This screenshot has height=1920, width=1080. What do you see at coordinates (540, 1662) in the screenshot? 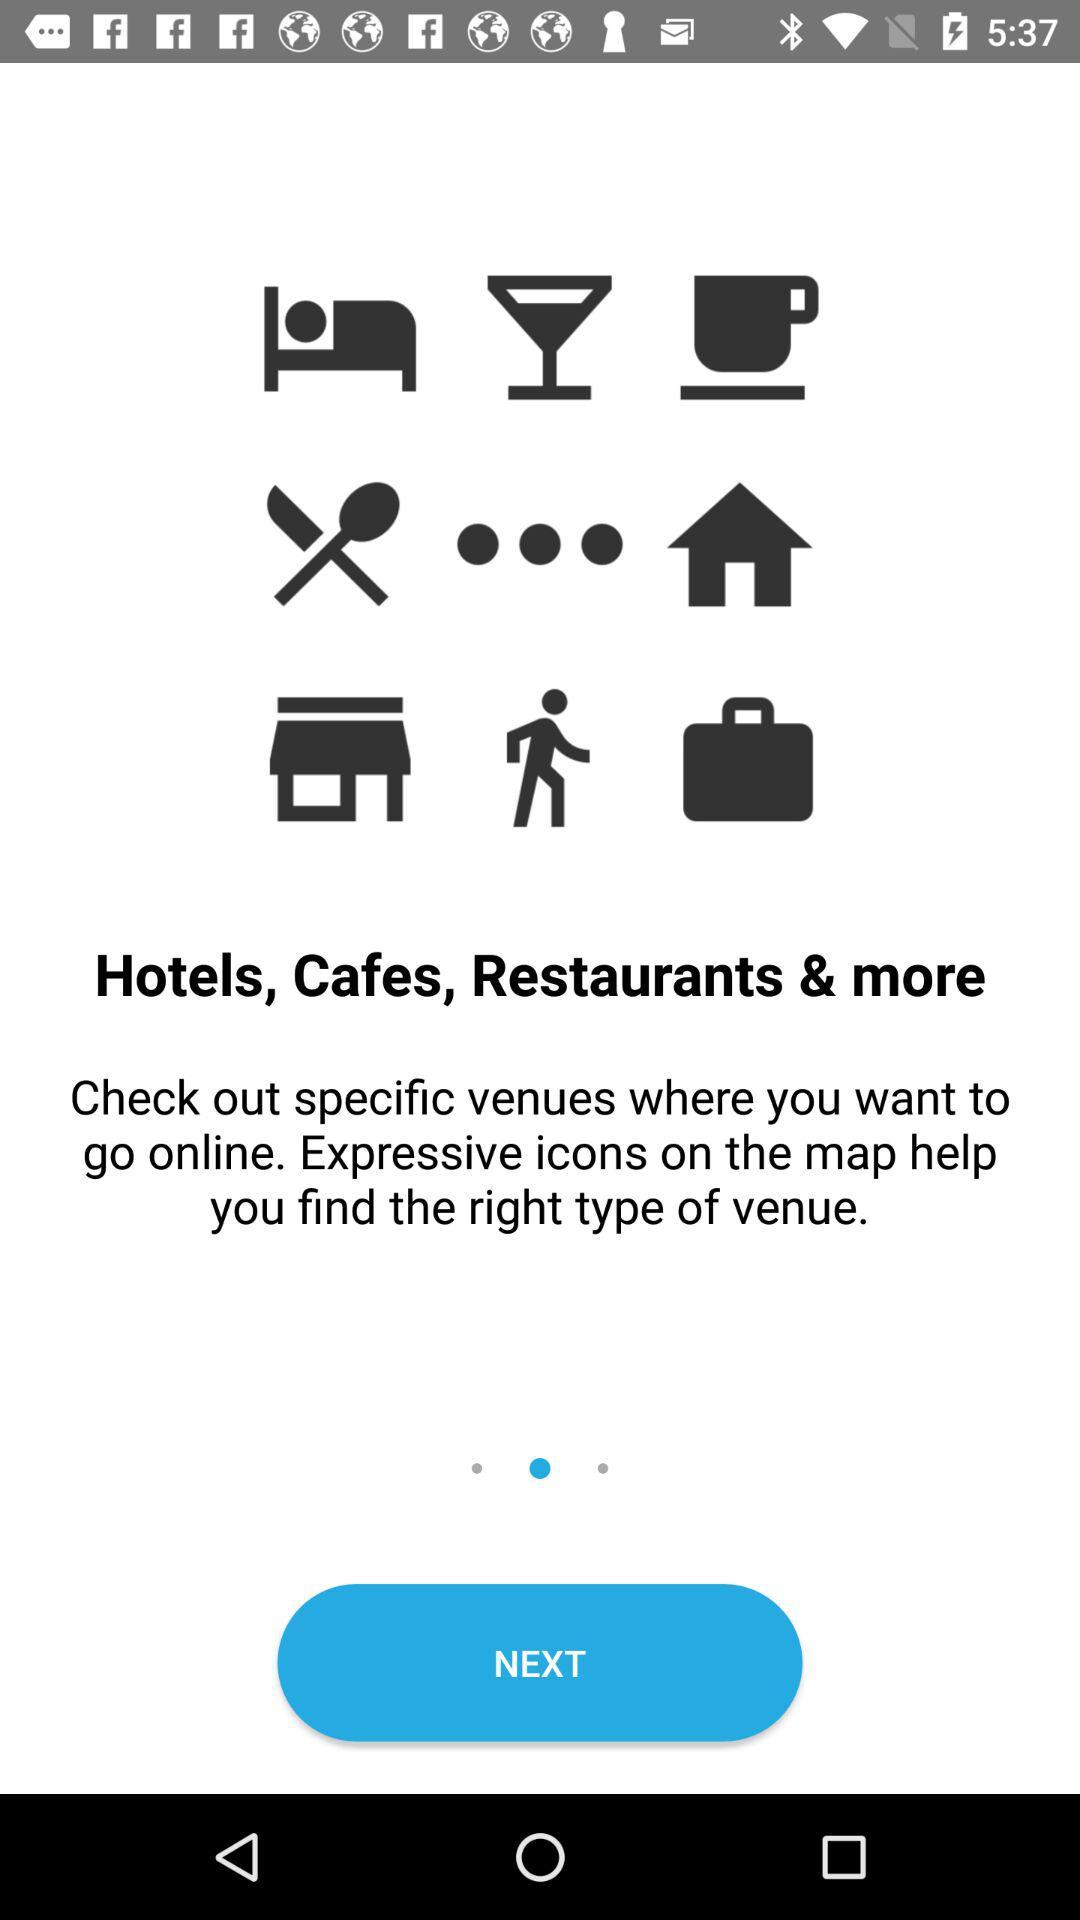
I see `the next item` at bounding box center [540, 1662].